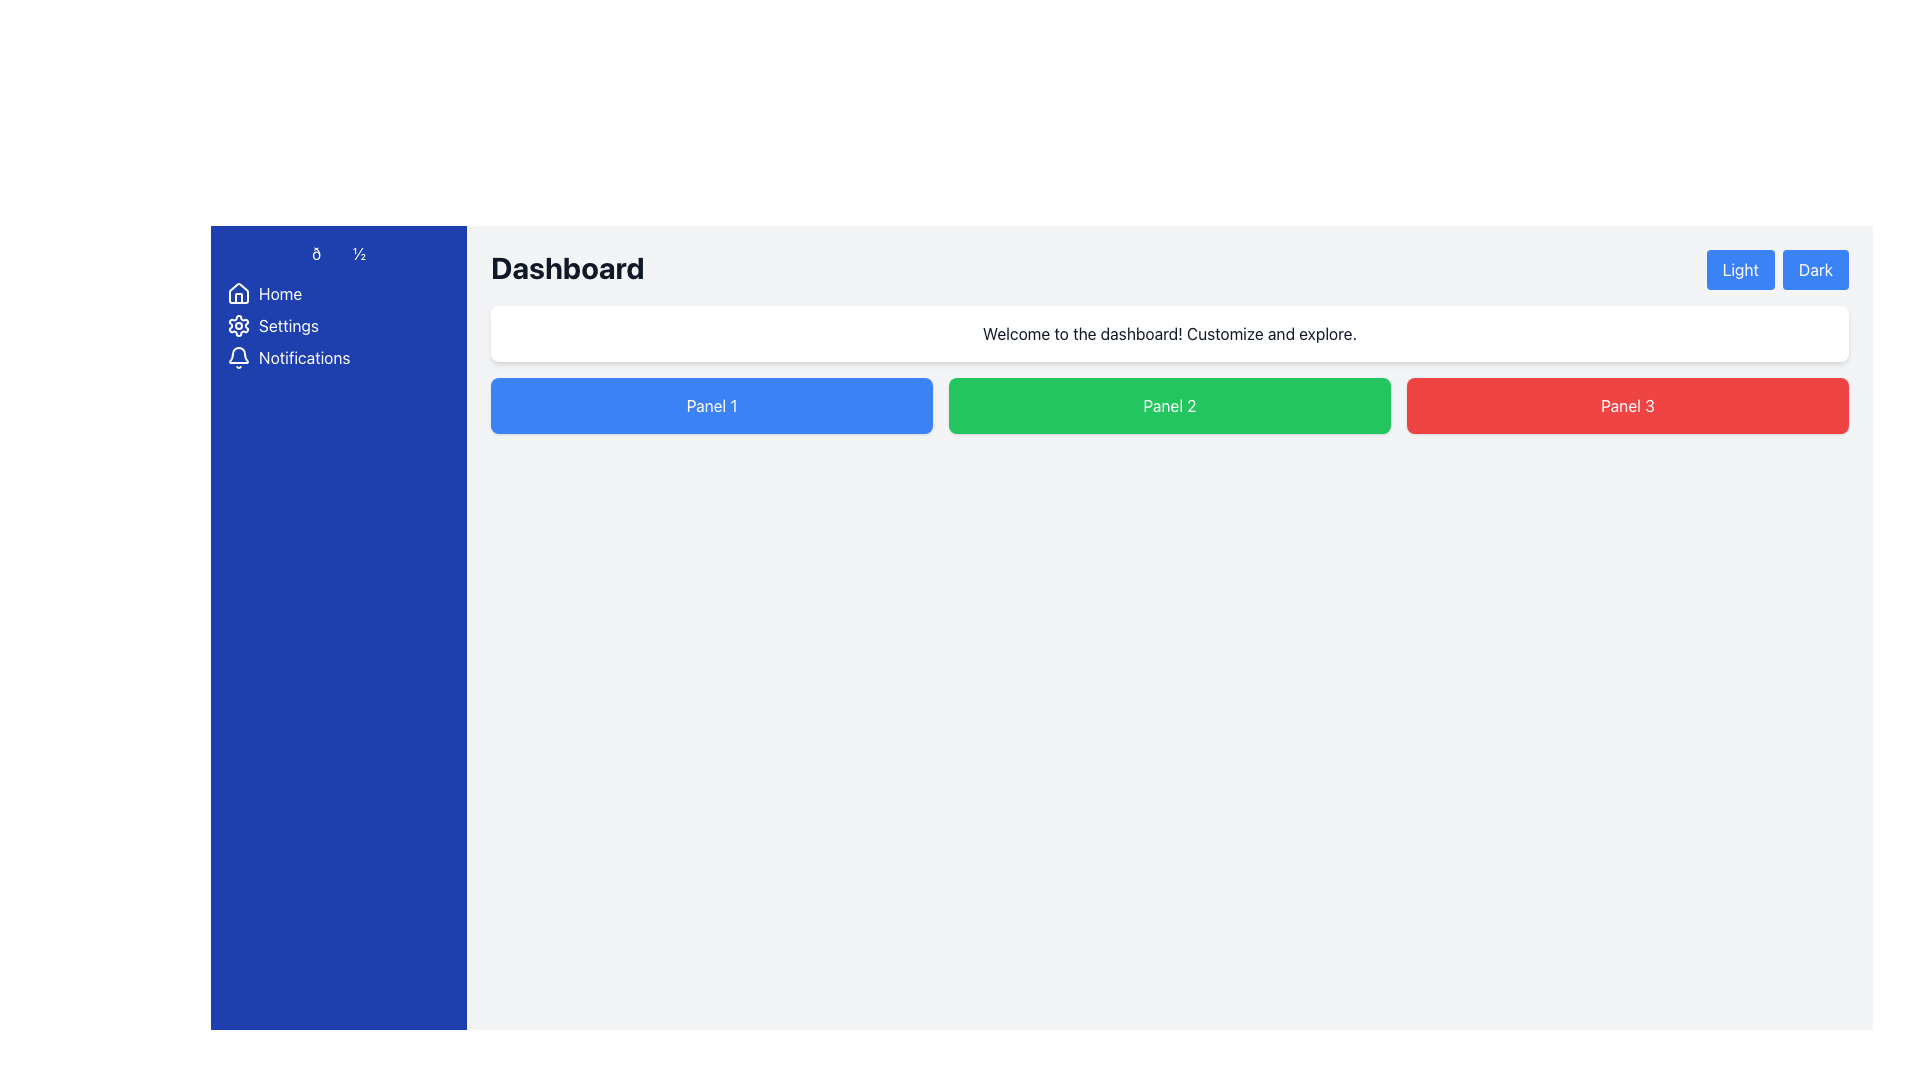  I want to click on the 'Notifications' text label on the blue sidebar, so click(303, 357).